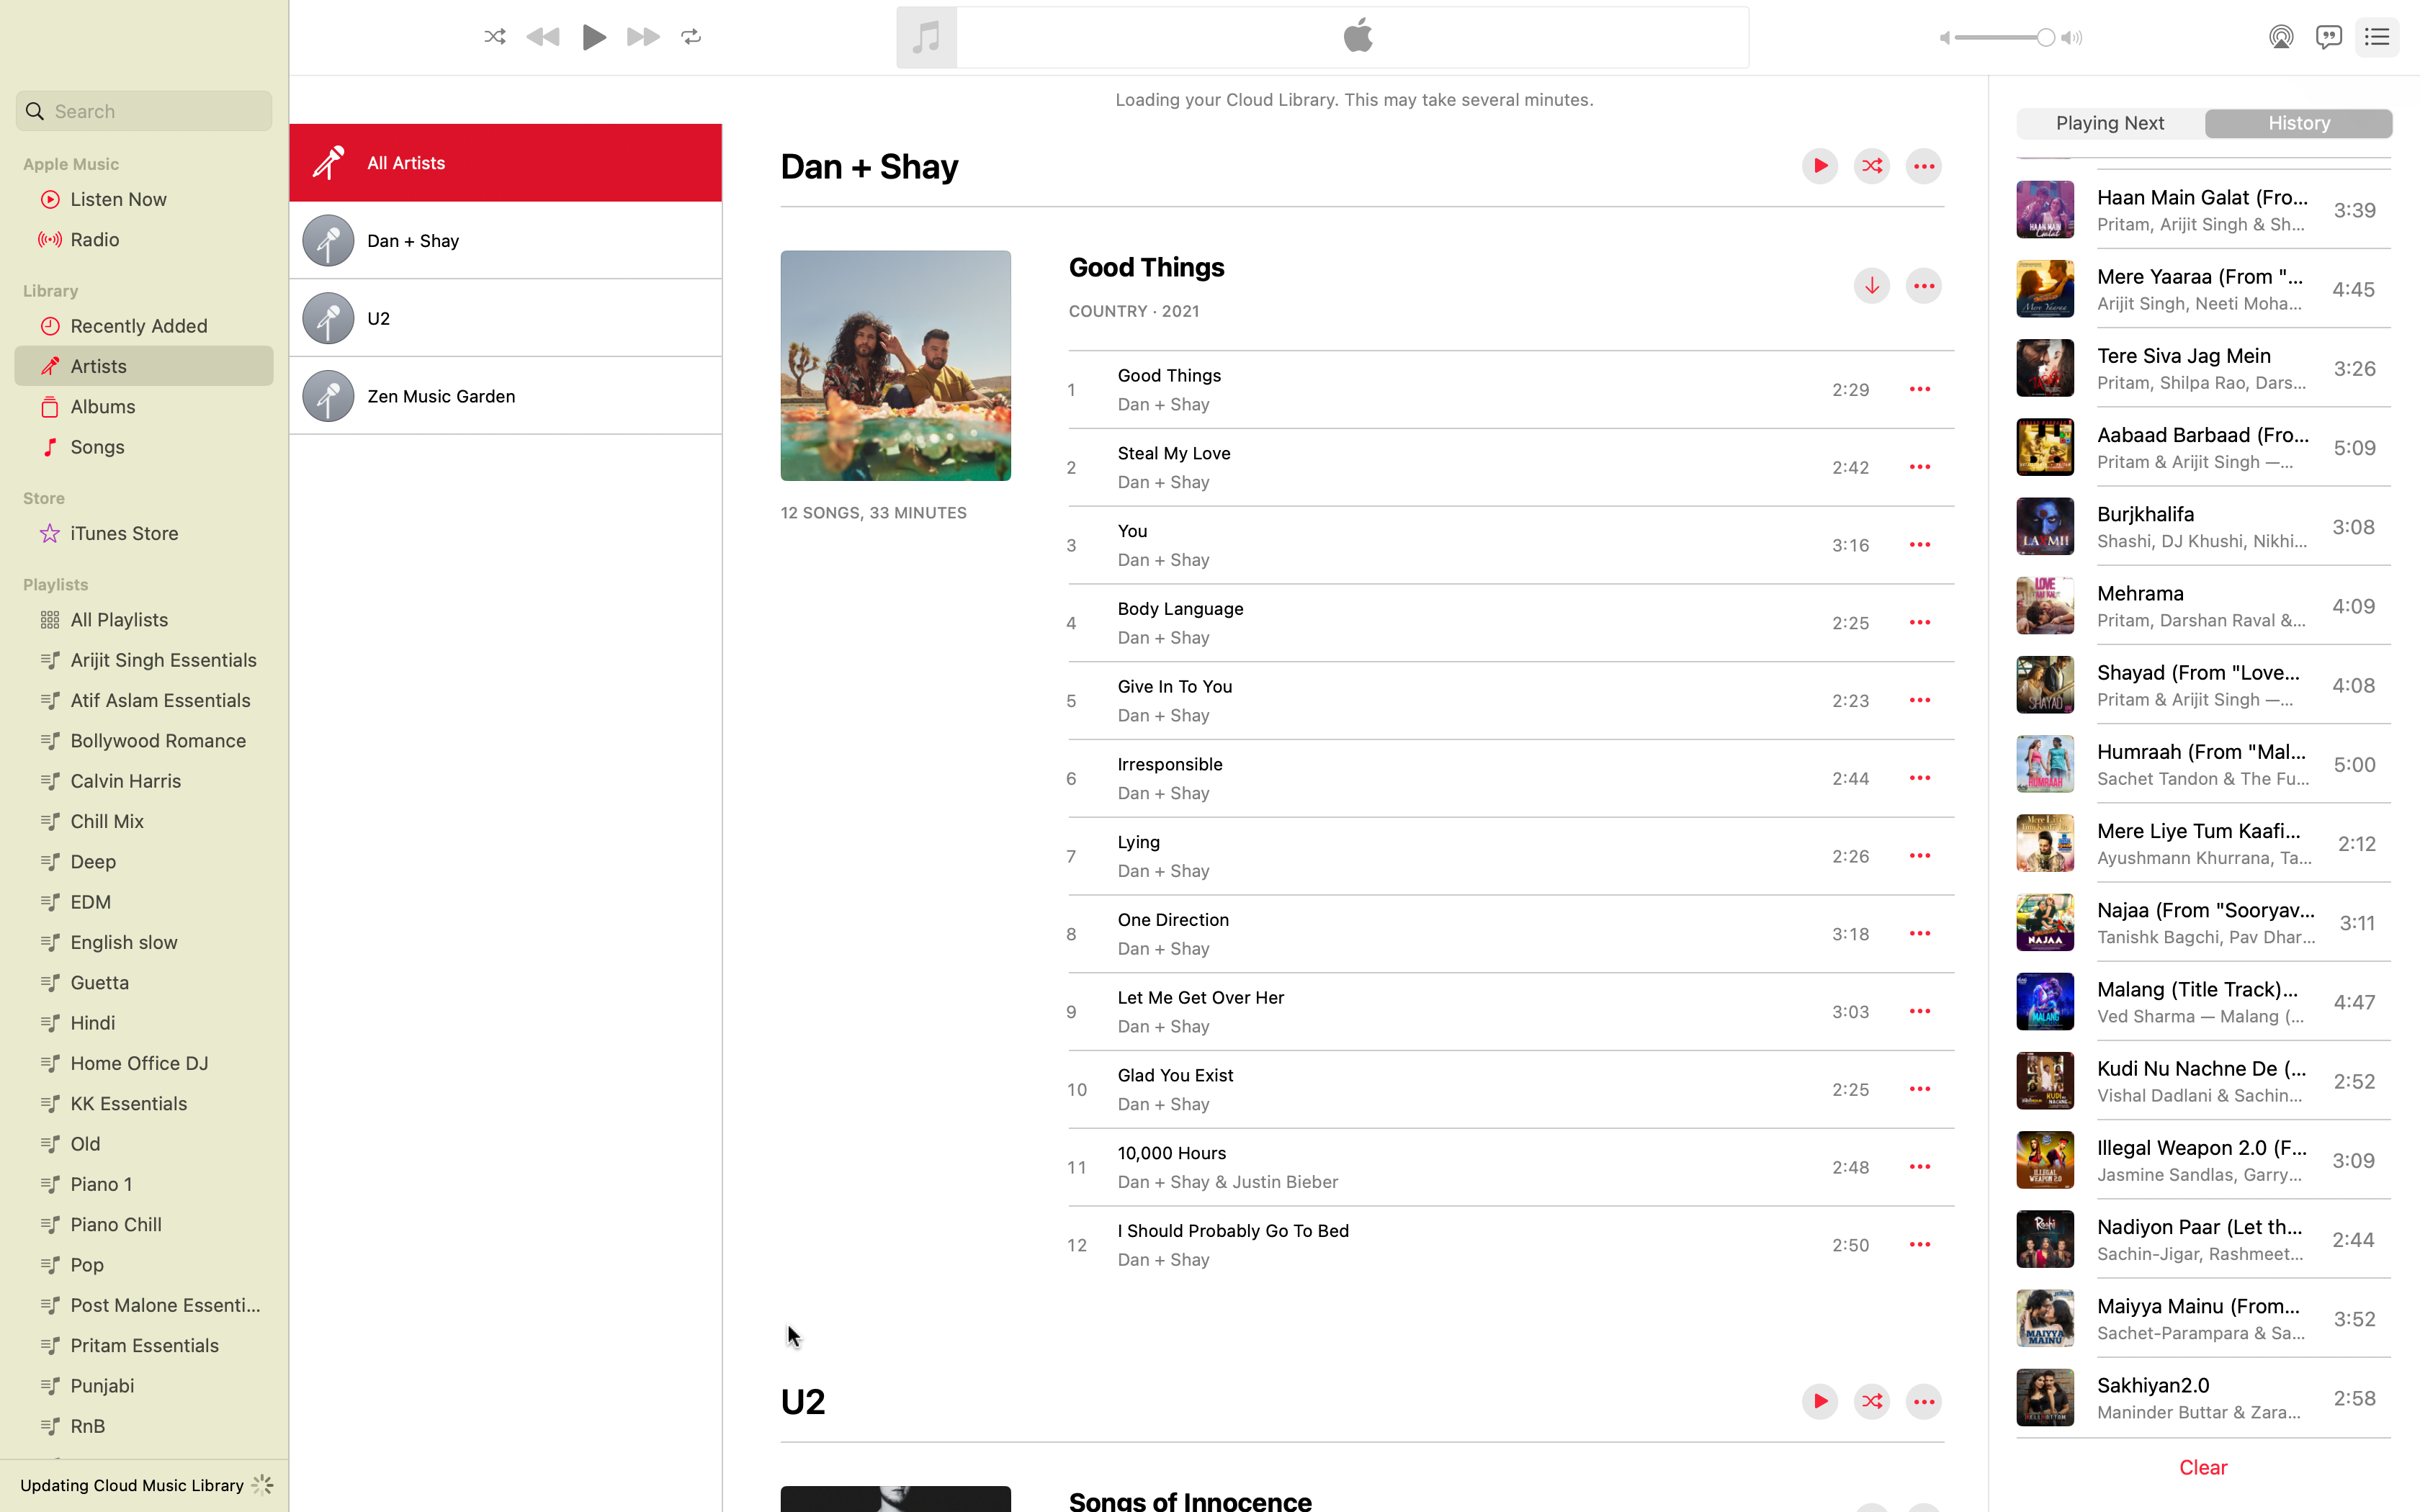 Image resolution: width=2420 pixels, height=1512 pixels. What do you see at coordinates (2200, 842) in the screenshot?
I see `Run the music "Mere Liye Tum Kaafi` at bounding box center [2200, 842].